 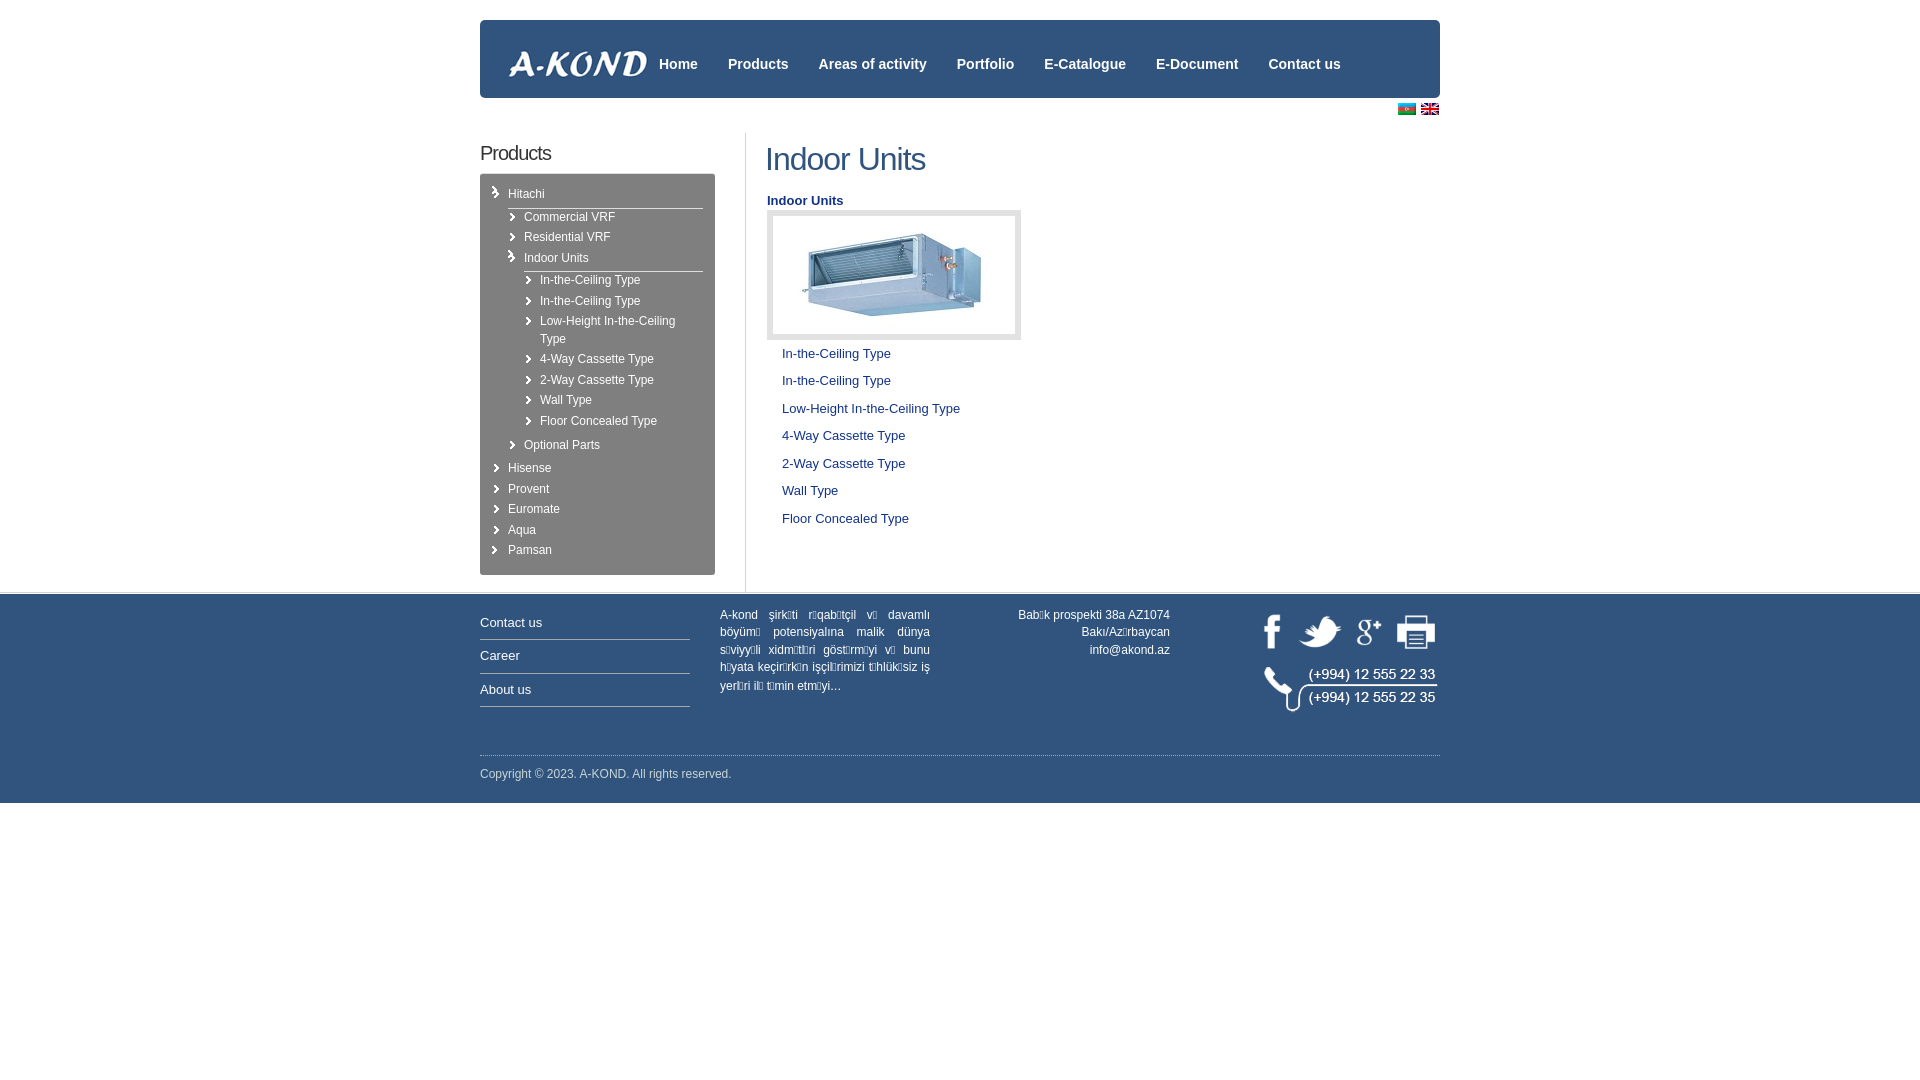 What do you see at coordinates (529, 550) in the screenshot?
I see `'Pamsan'` at bounding box center [529, 550].